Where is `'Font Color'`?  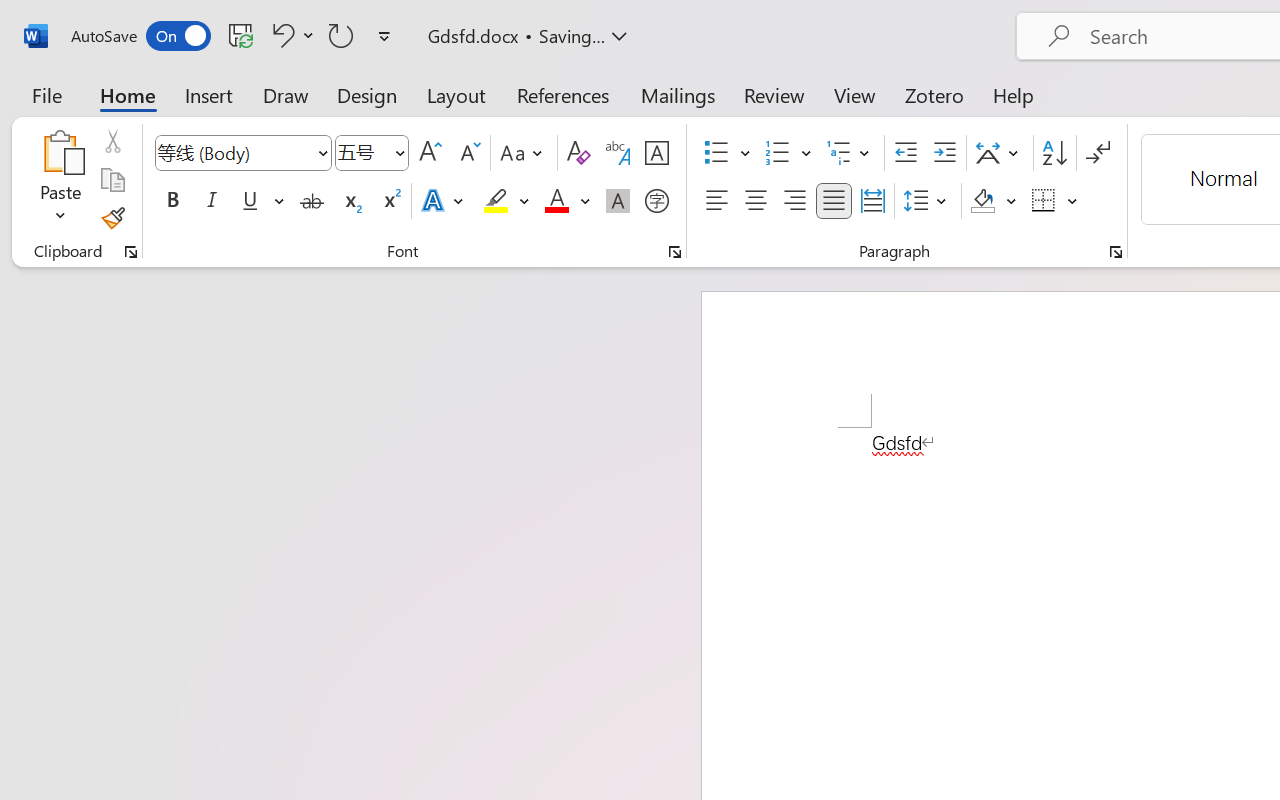 'Font Color' is located at coordinates (566, 201).